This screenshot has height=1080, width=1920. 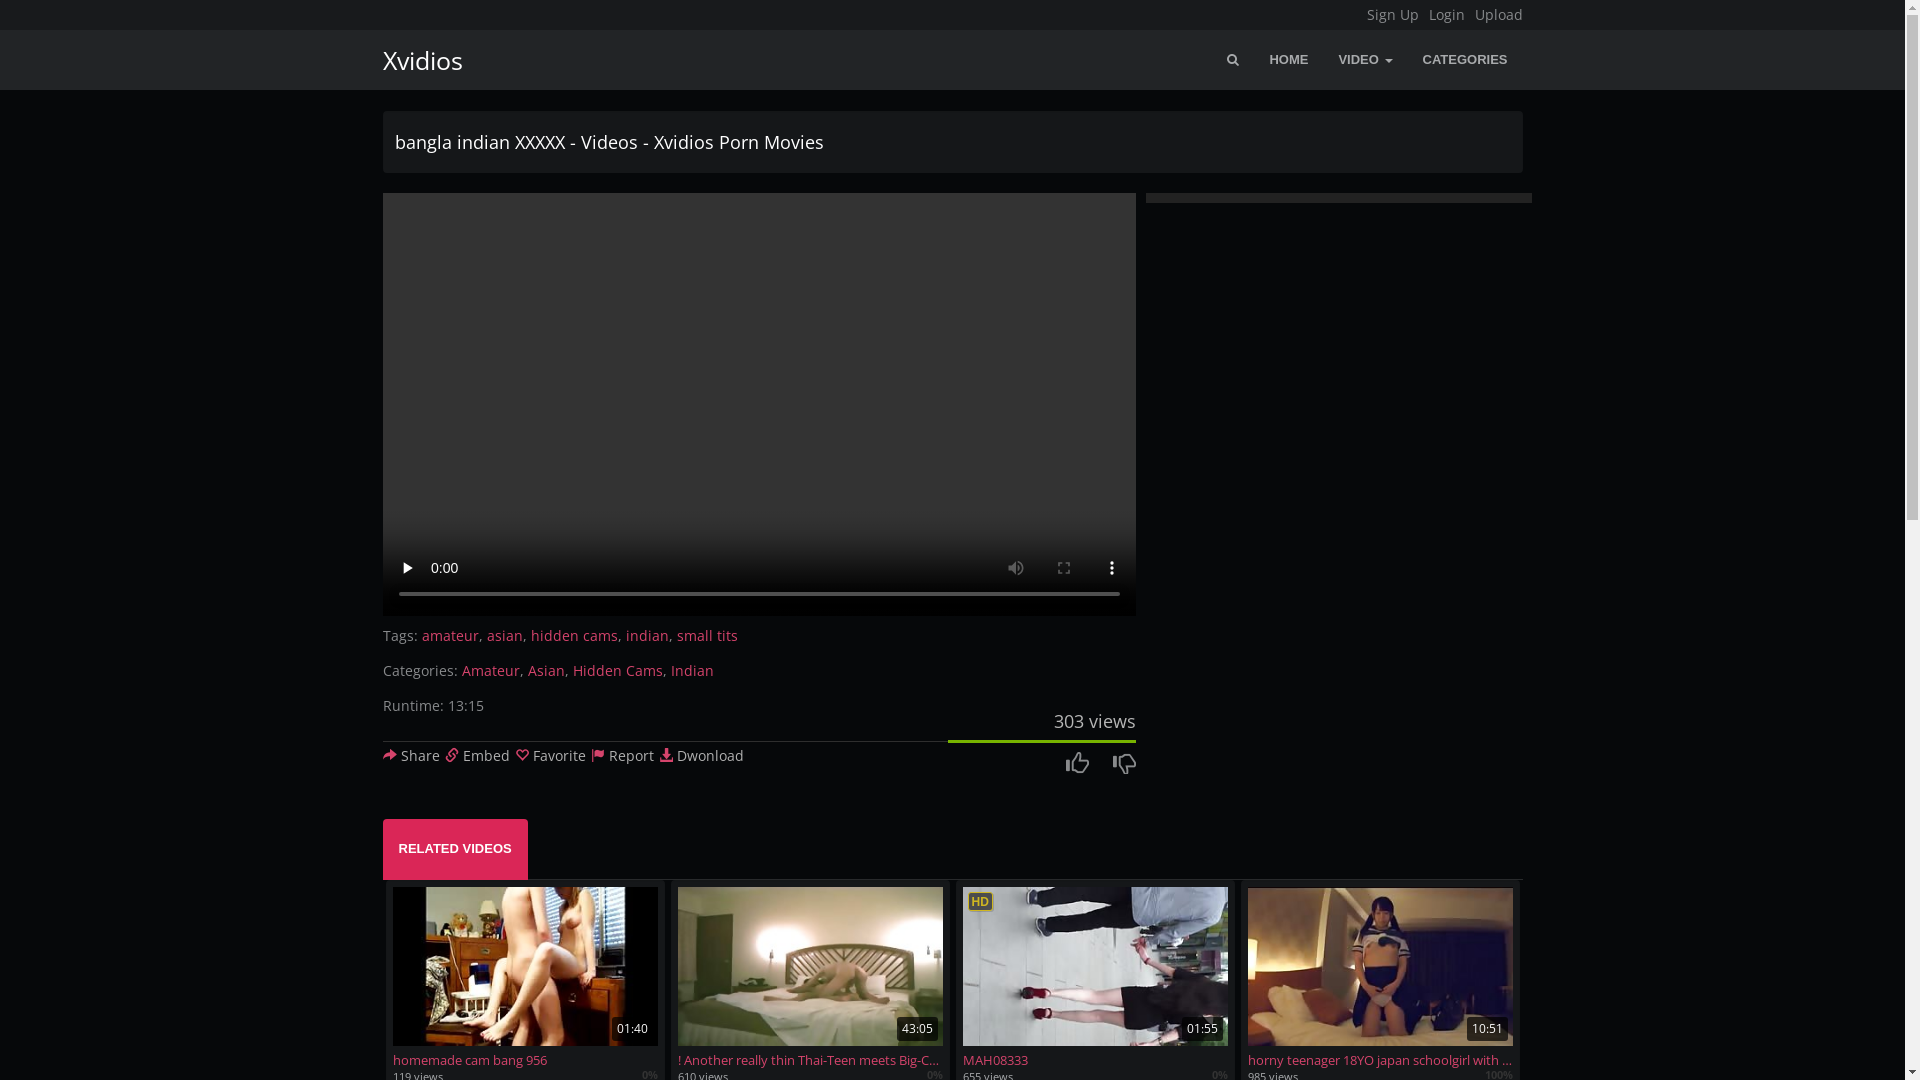 What do you see at coordinates (504, 635) in the screenshot?
I see `'asian'` at bounding box center [504, 635].